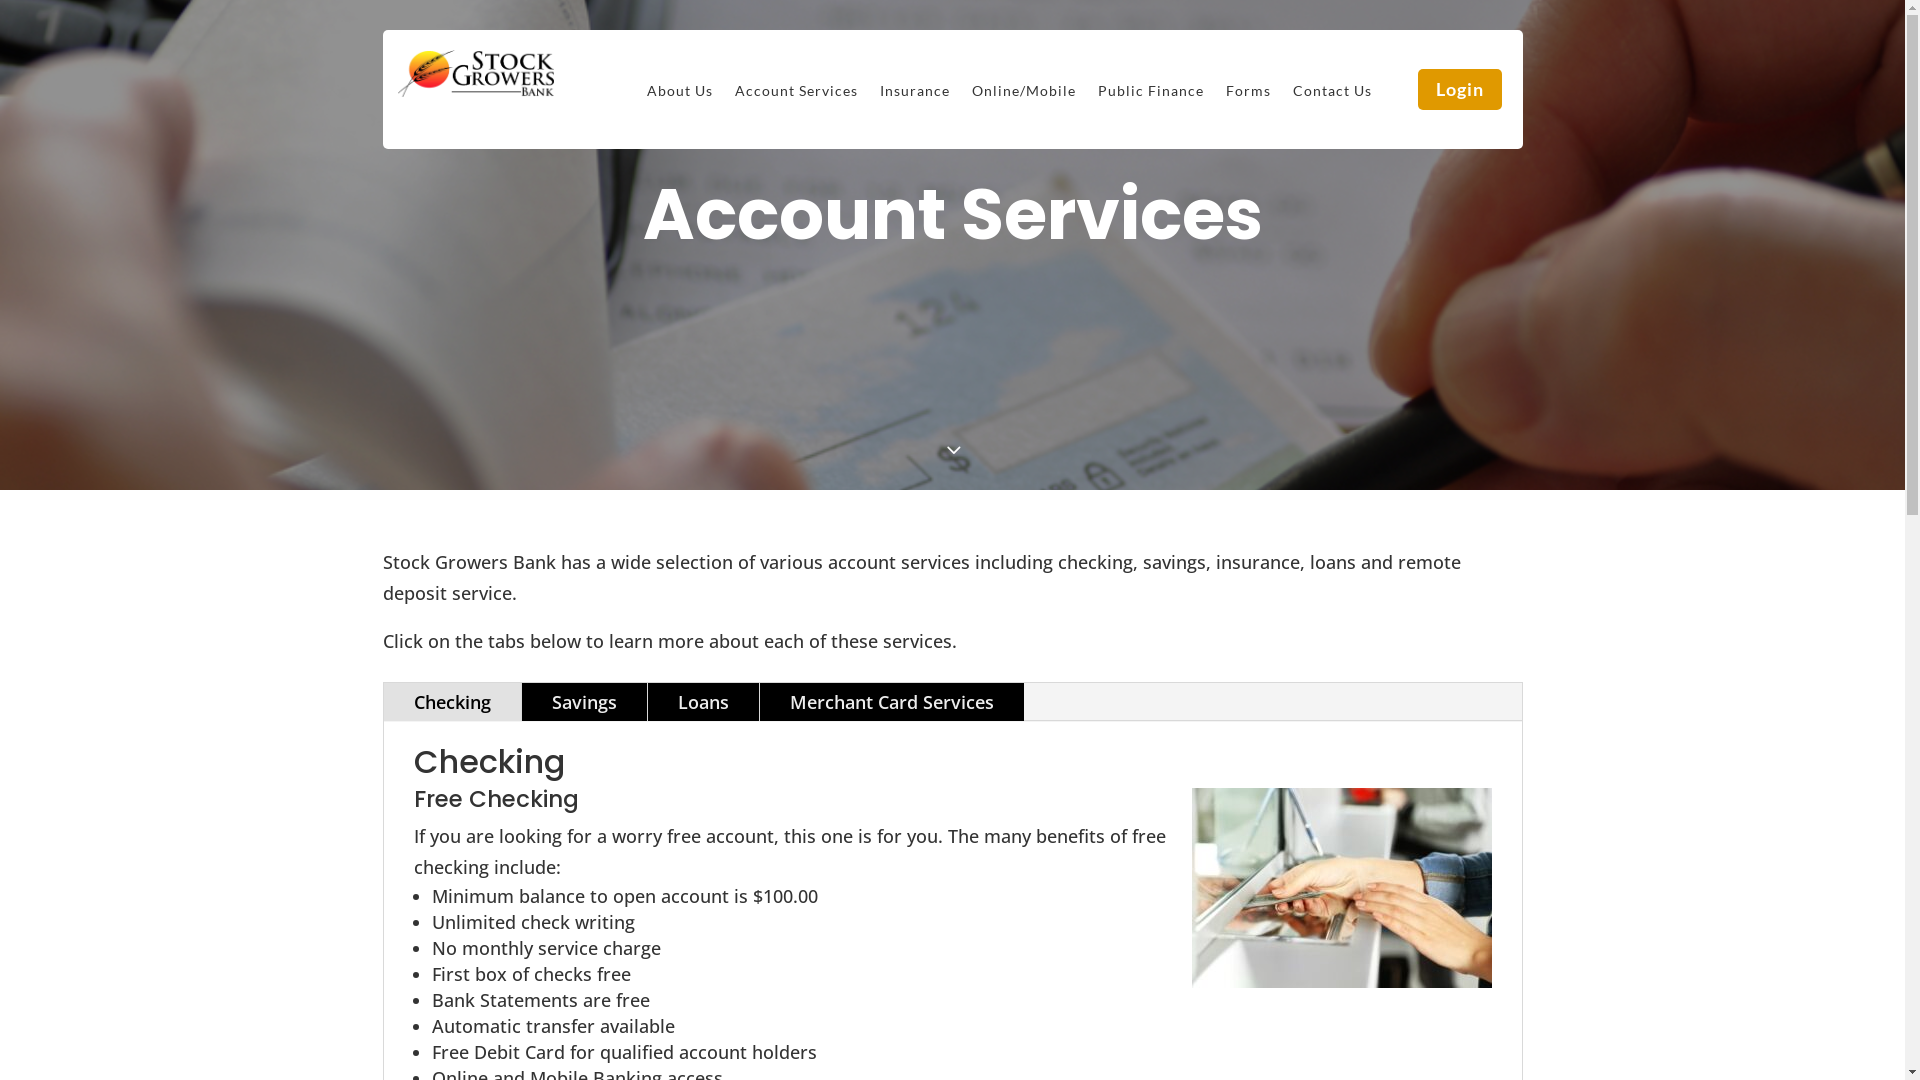  What do you see at coordinates (703, 701) in the screenshot?
I see `'Loans'` at bounding box center [703, 701].